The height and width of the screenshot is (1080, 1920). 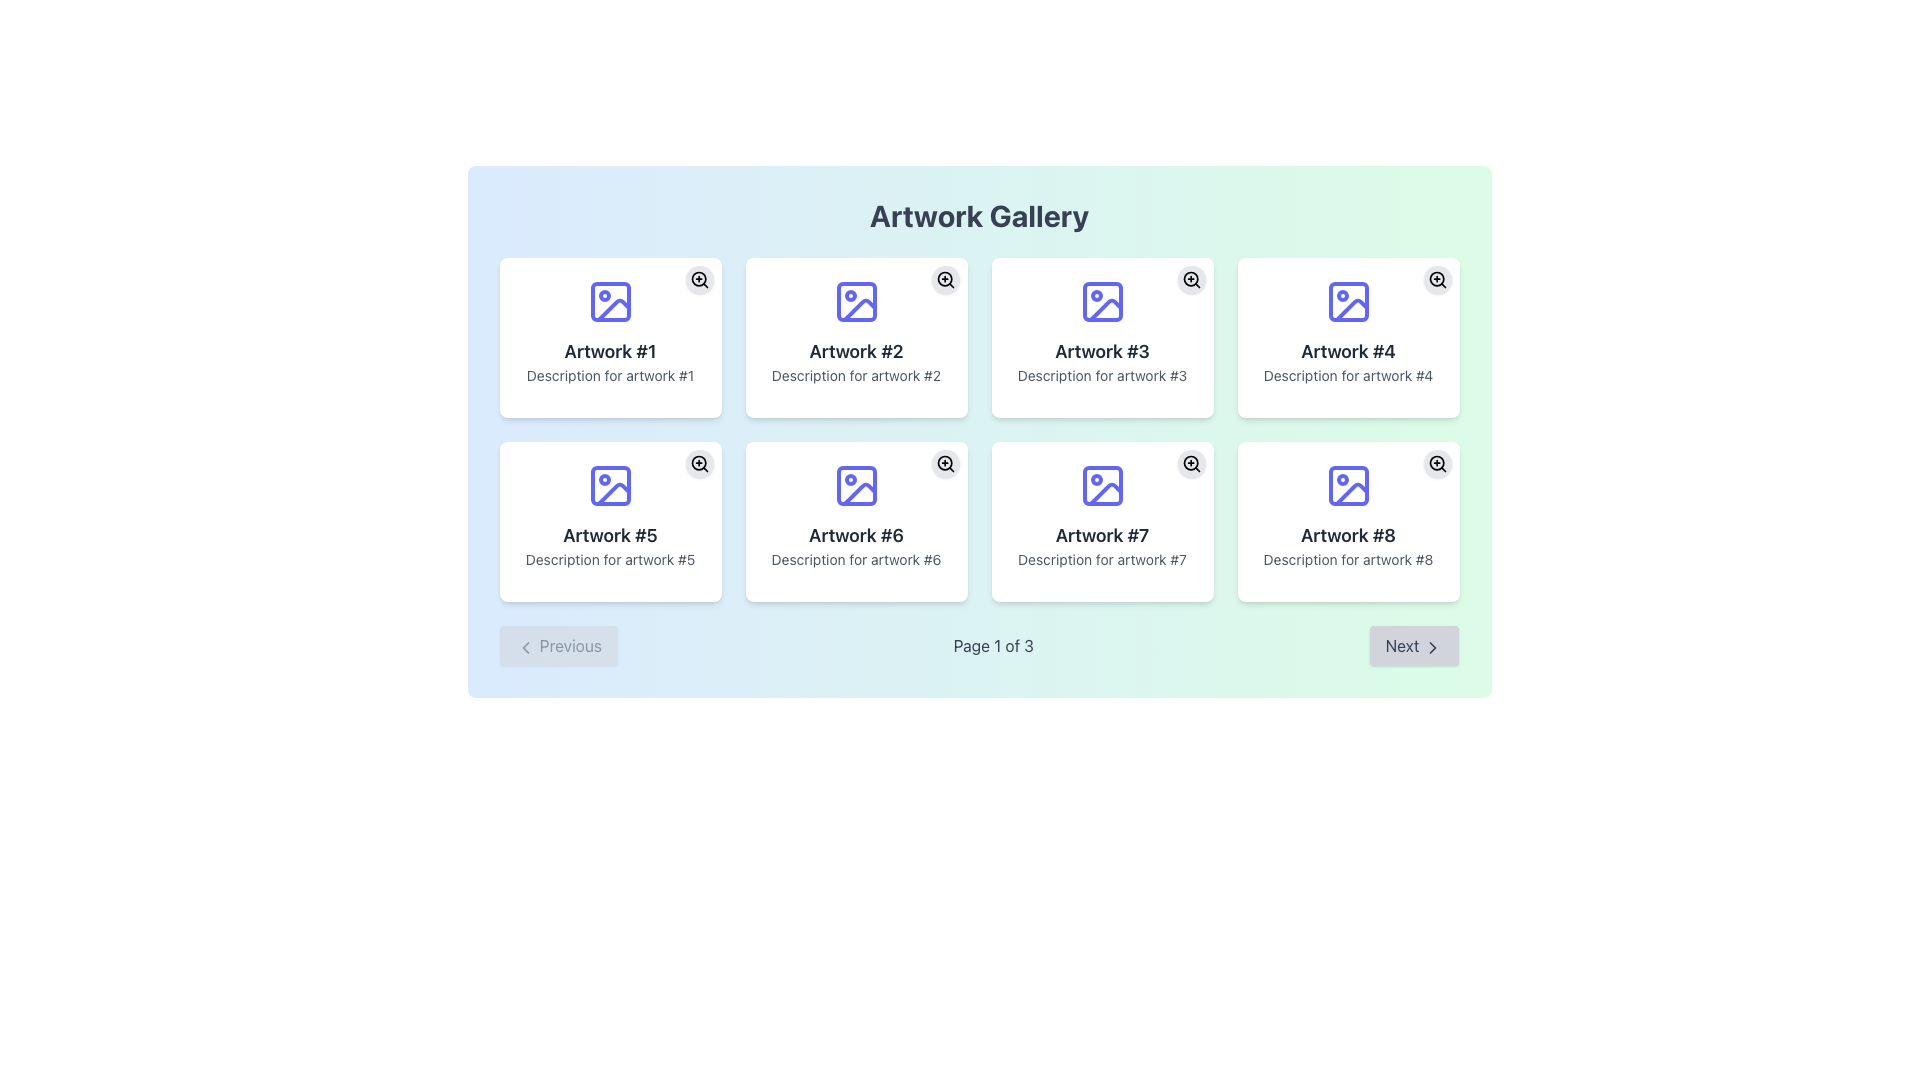 What do you see at coordinates (699, 463) in the screenshot?
I see `the zoom icon located at the top-right corner of the 'Artwork #5' card` at bounding box center [699, 463].